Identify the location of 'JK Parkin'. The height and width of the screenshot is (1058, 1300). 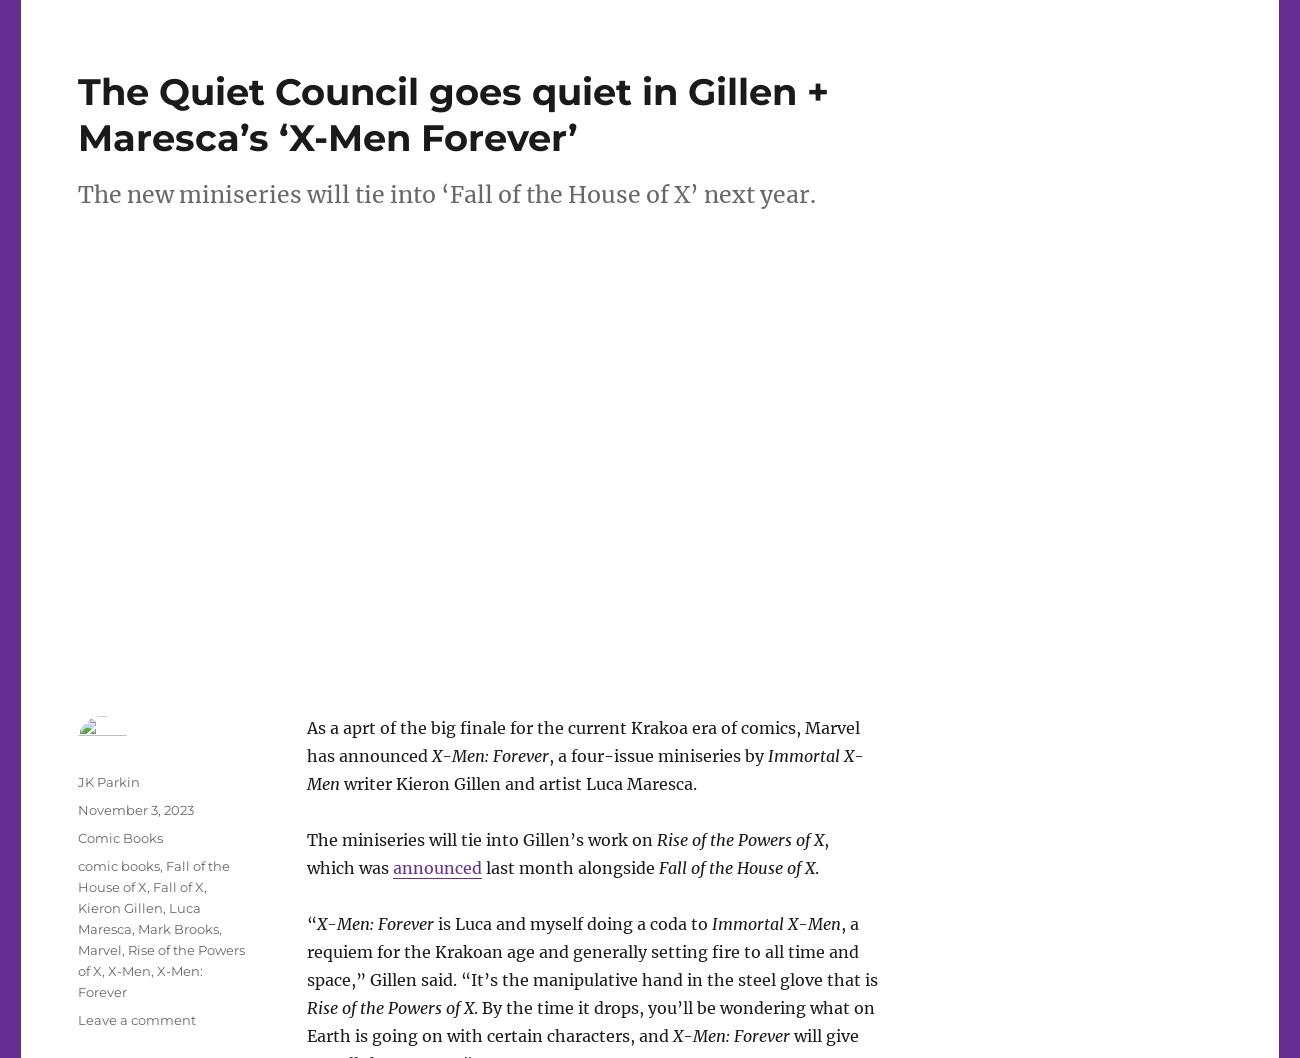
(108, 781).